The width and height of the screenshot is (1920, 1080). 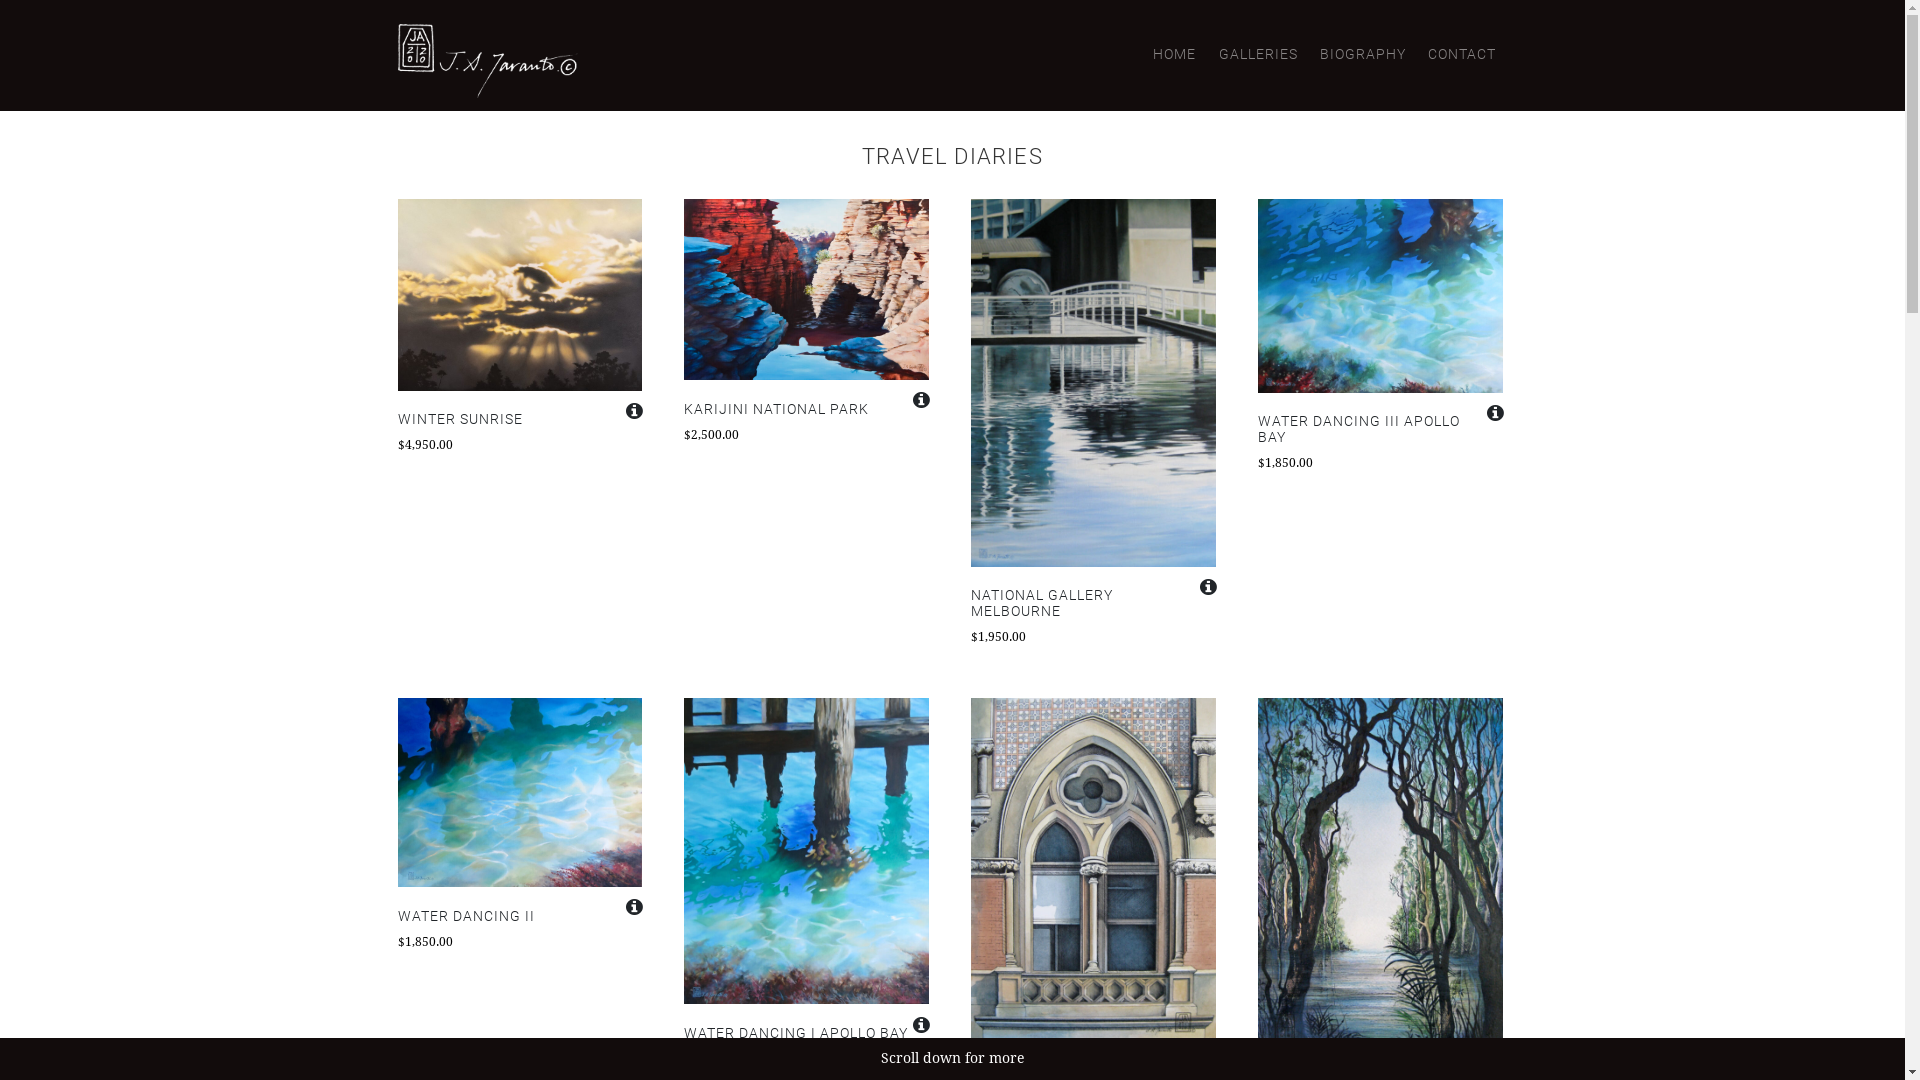 What do you see at coordinates (1379, 428) in the screenshot?
I see `'WATER DANCING III APOLLO BAY'` at bounding box center [1379, 428].